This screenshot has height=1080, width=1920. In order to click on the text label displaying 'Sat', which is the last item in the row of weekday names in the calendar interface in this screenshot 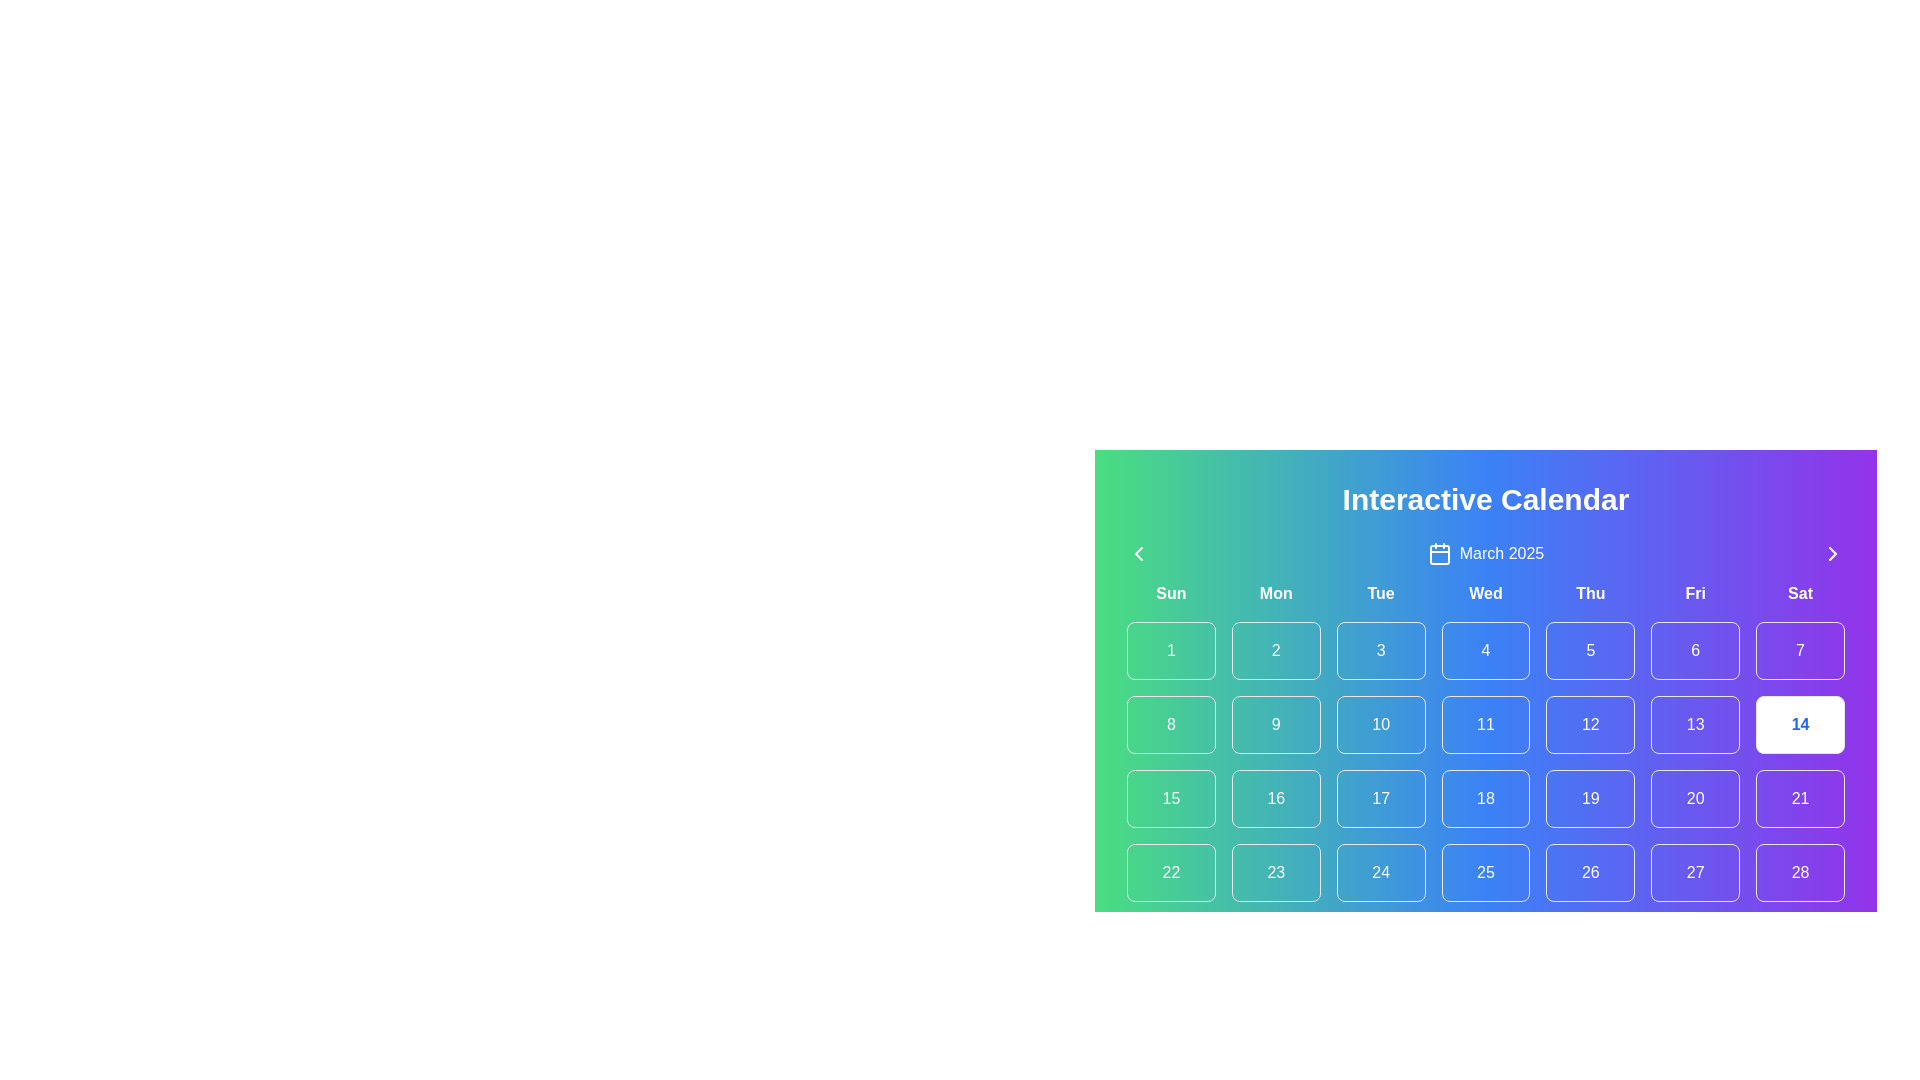, I will do `click(1800, 593)`.